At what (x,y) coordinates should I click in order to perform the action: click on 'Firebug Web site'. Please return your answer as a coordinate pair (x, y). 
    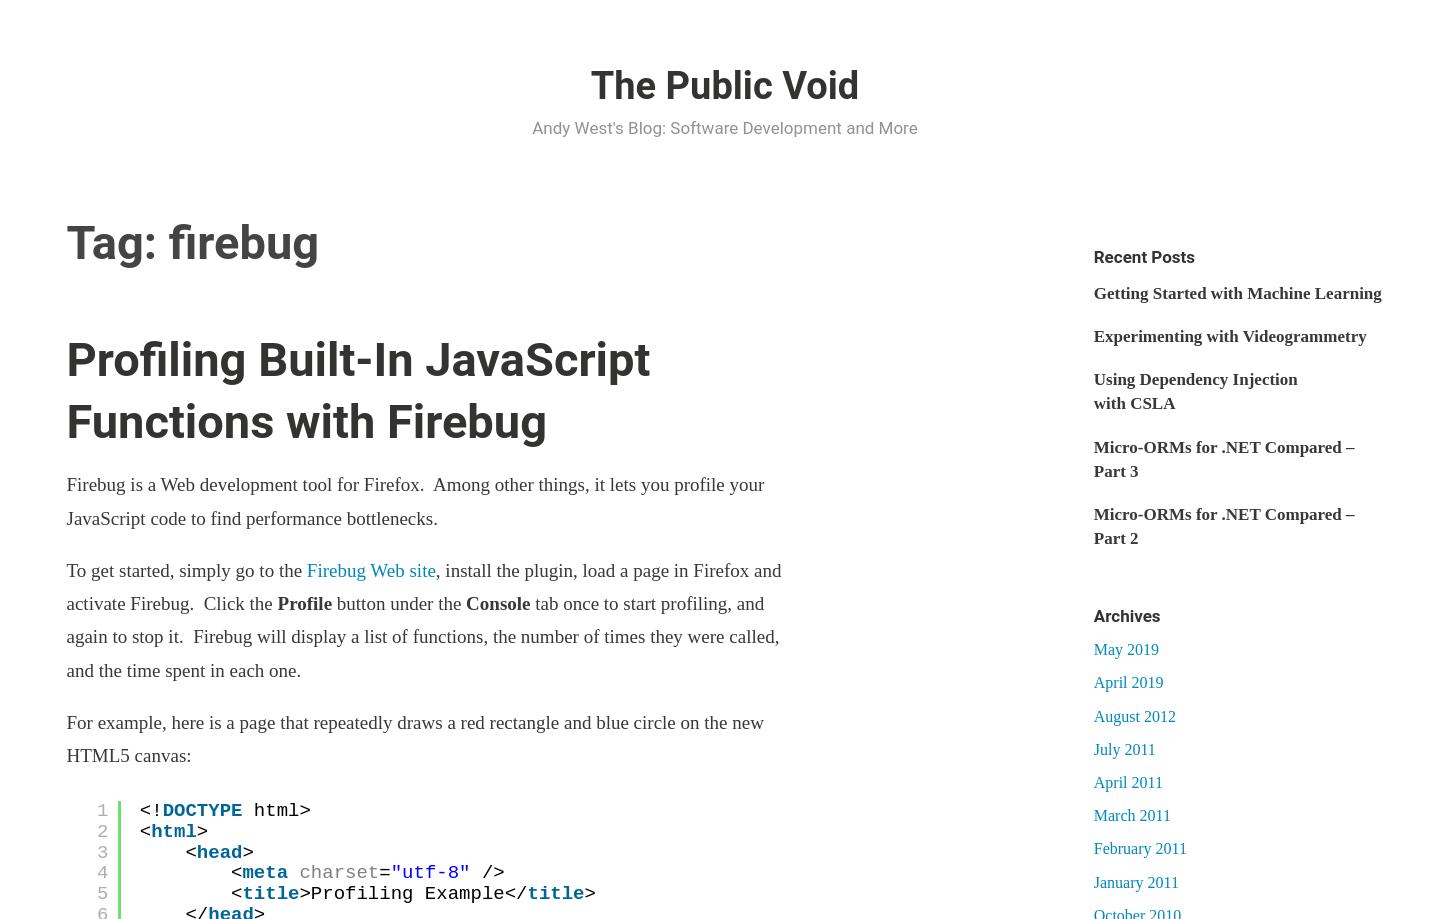
    Looking at the image, I should click on (369, 569).